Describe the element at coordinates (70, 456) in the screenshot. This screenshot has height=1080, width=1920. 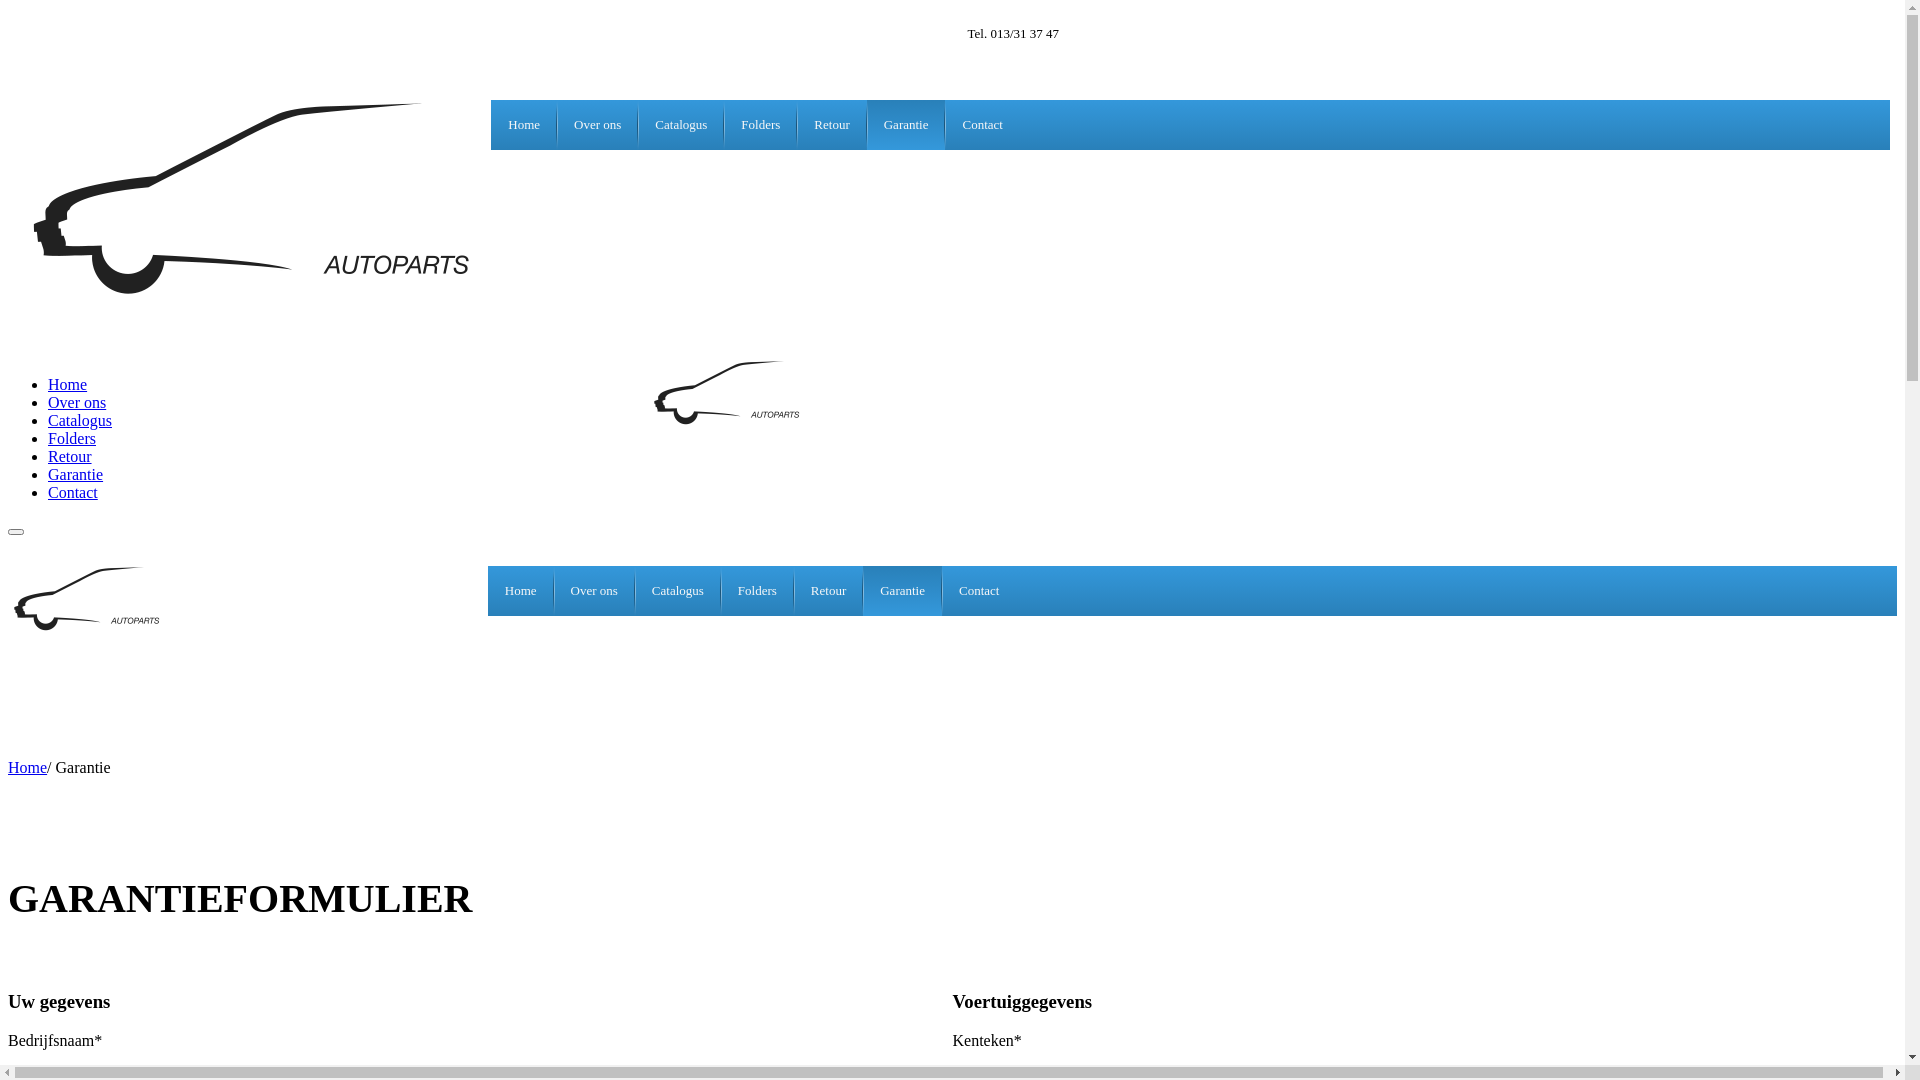
I see `'Retour'` at that location.